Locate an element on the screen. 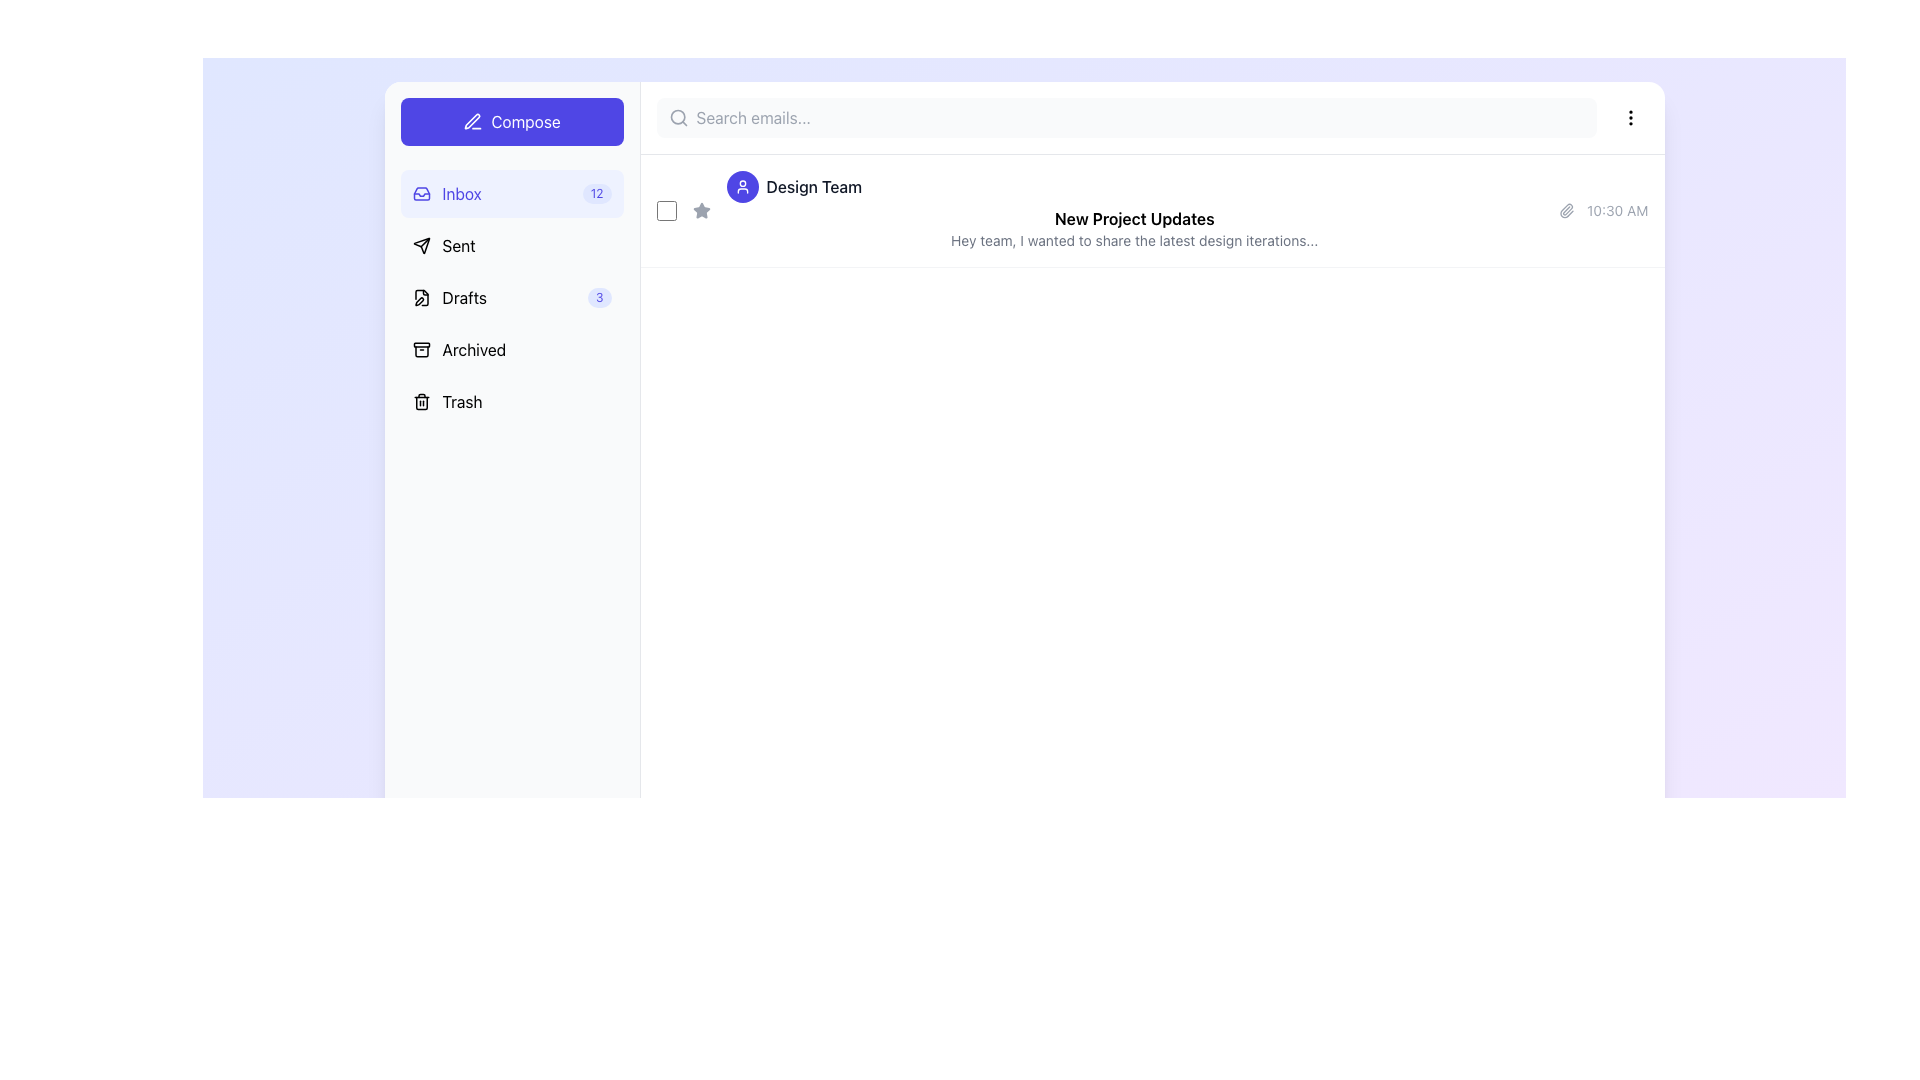 The height and width of the screenshot is (1080, 1920). the Avatar Icon representing the 'Design Team' in the email list is located at coordinates (741, 186).